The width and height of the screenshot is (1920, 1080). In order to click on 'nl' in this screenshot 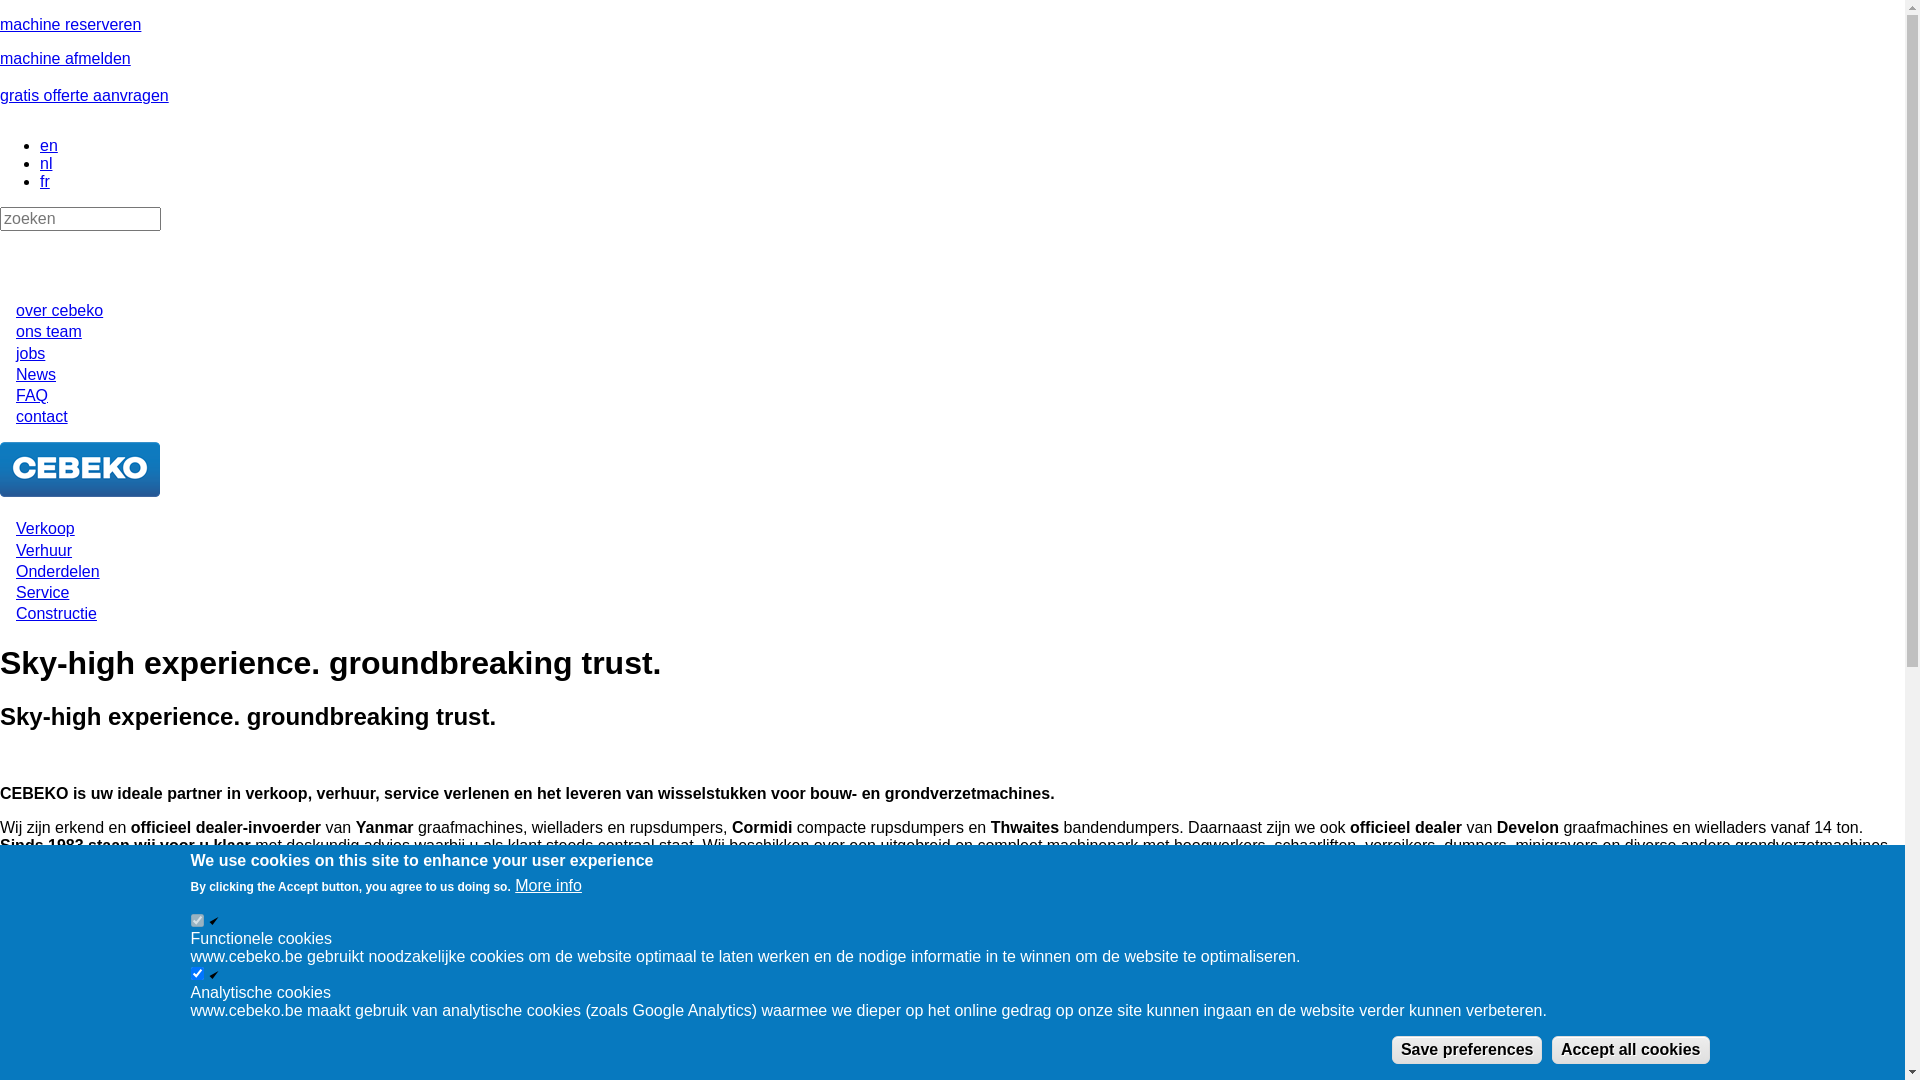, I will do `click(39, 162)`.